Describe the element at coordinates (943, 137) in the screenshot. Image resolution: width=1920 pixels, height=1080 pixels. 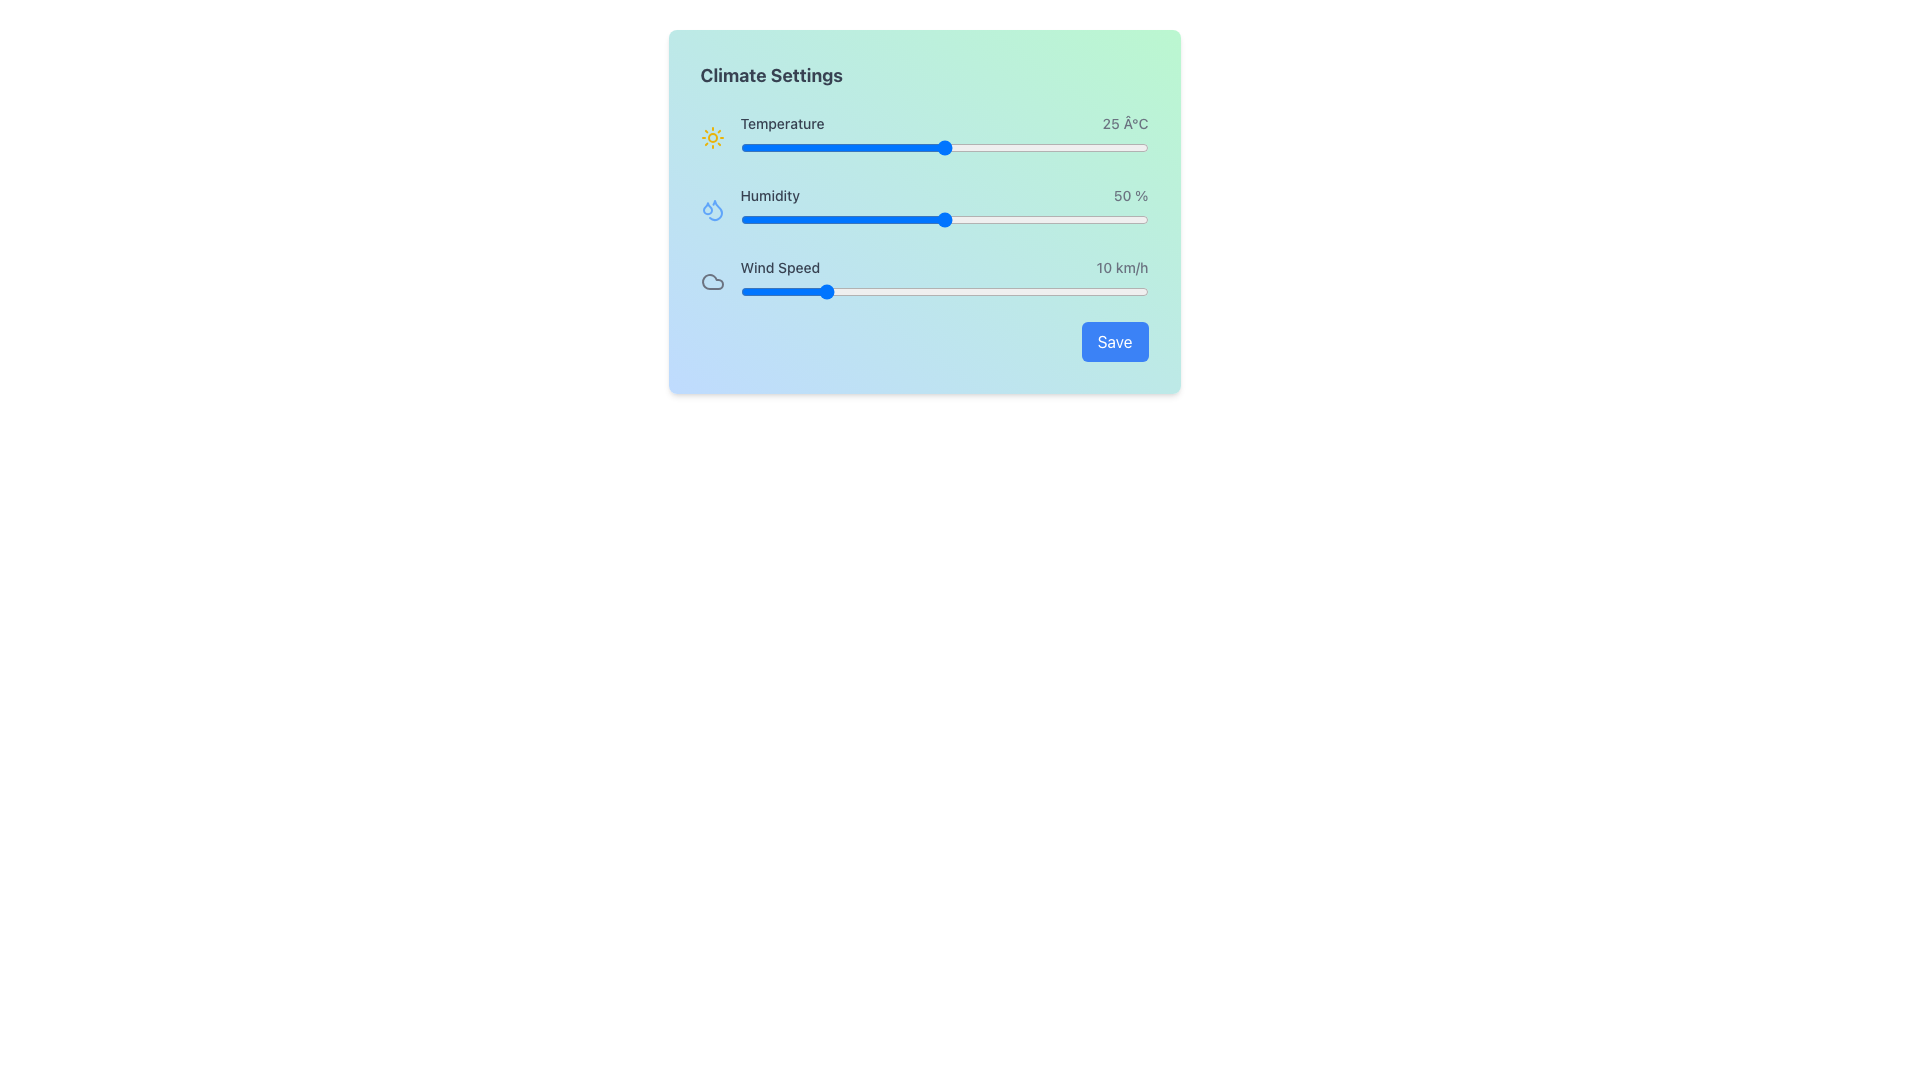
I see `the interactive Range Slider bar to set a precise temperature value, located in the top segment of the 'Climate Settings' panel, adjacent to the text 'Temperature' and the value '25°C'` at that location.